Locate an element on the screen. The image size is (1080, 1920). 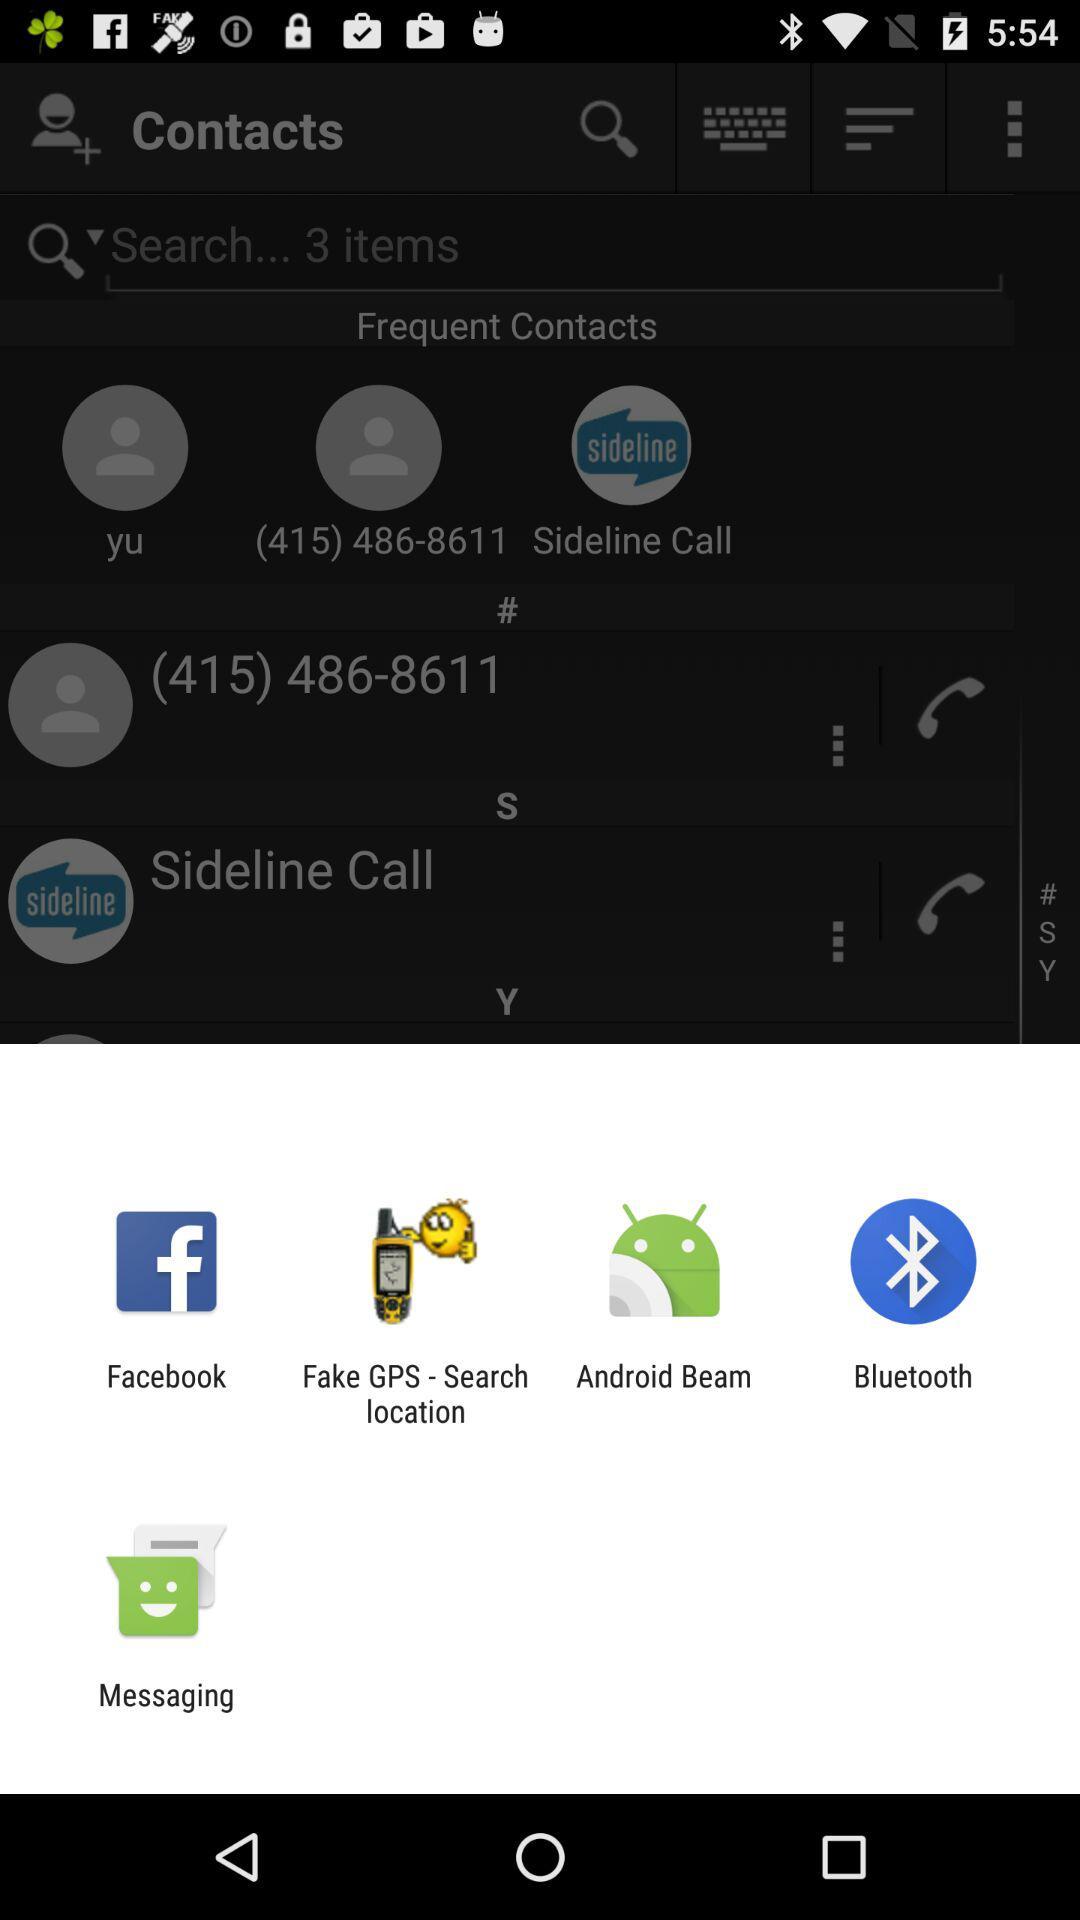
the item to the right of the android beam app is located at coordinates (913, 1392).